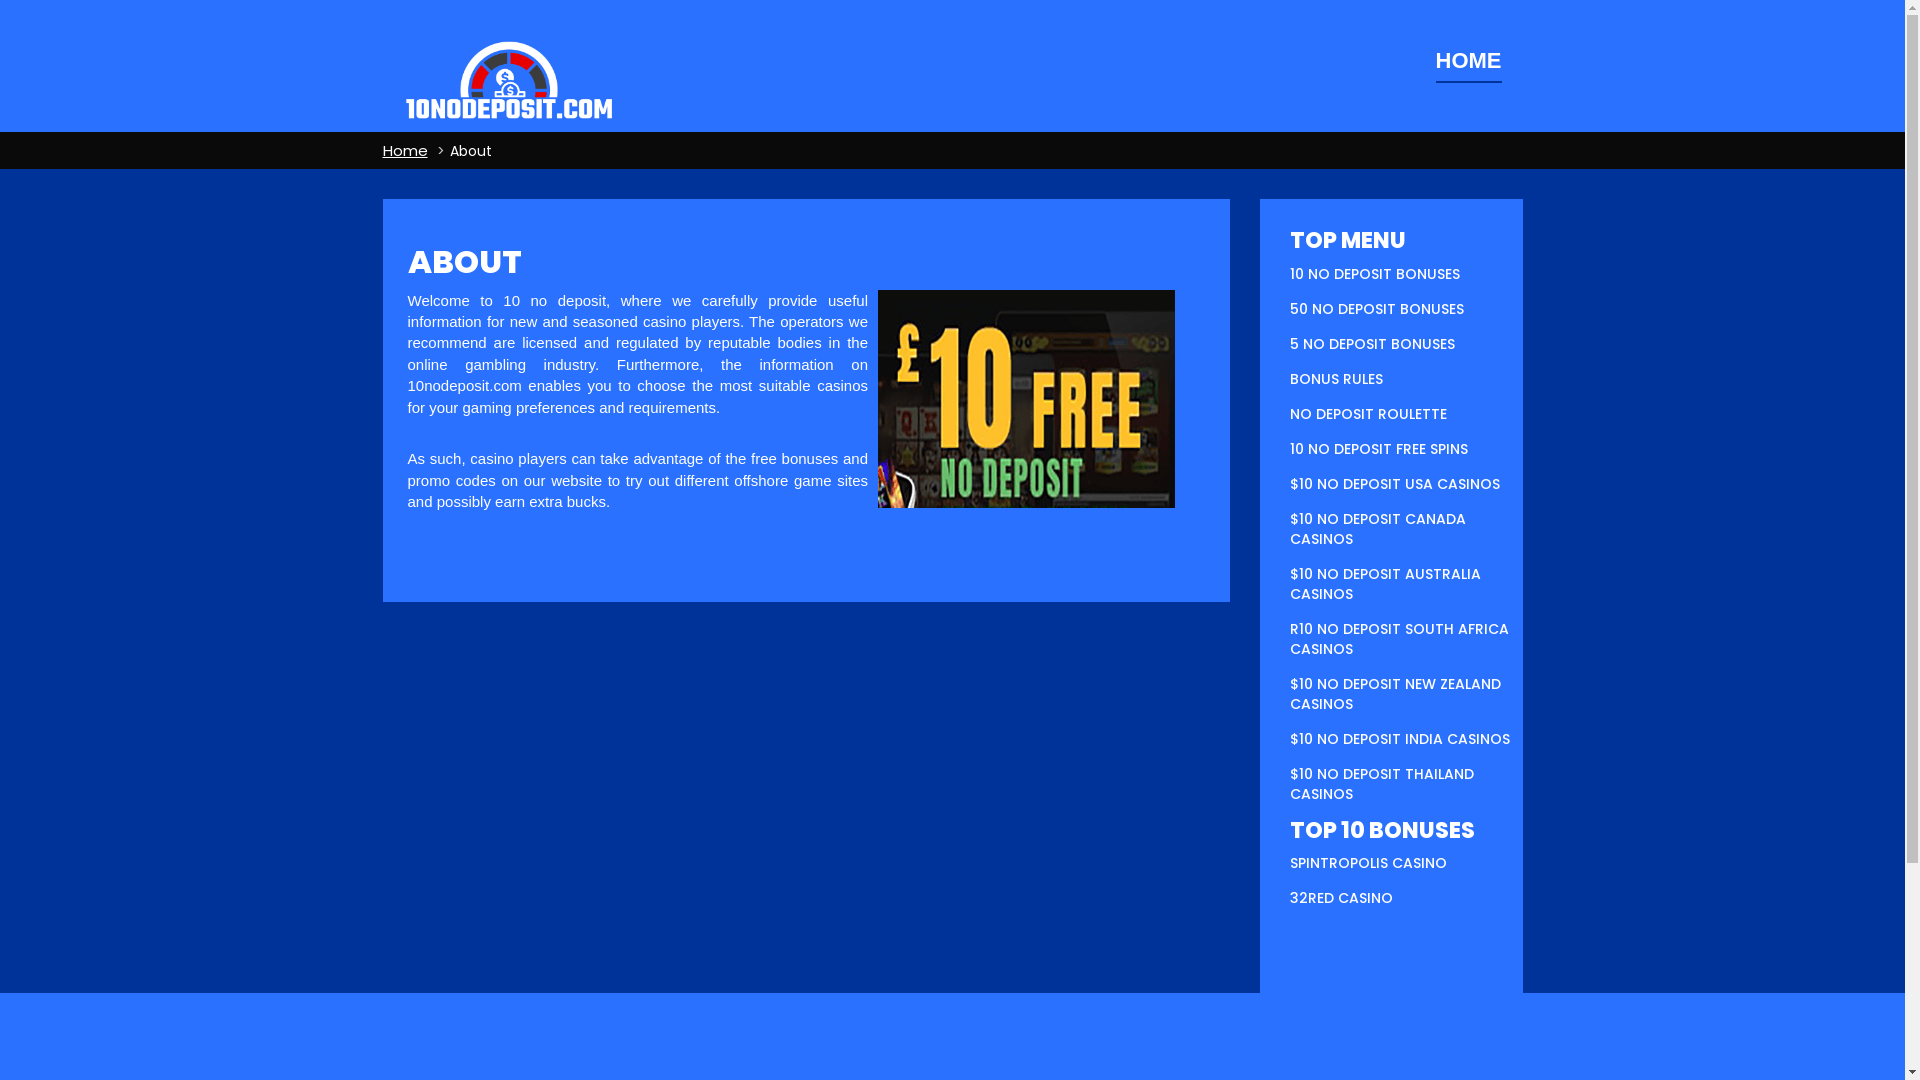 This screenshot has height=1080, width=1920. Describe the element at coordinates (403, 149) in the screenshot. I see `'Home'` at that location.